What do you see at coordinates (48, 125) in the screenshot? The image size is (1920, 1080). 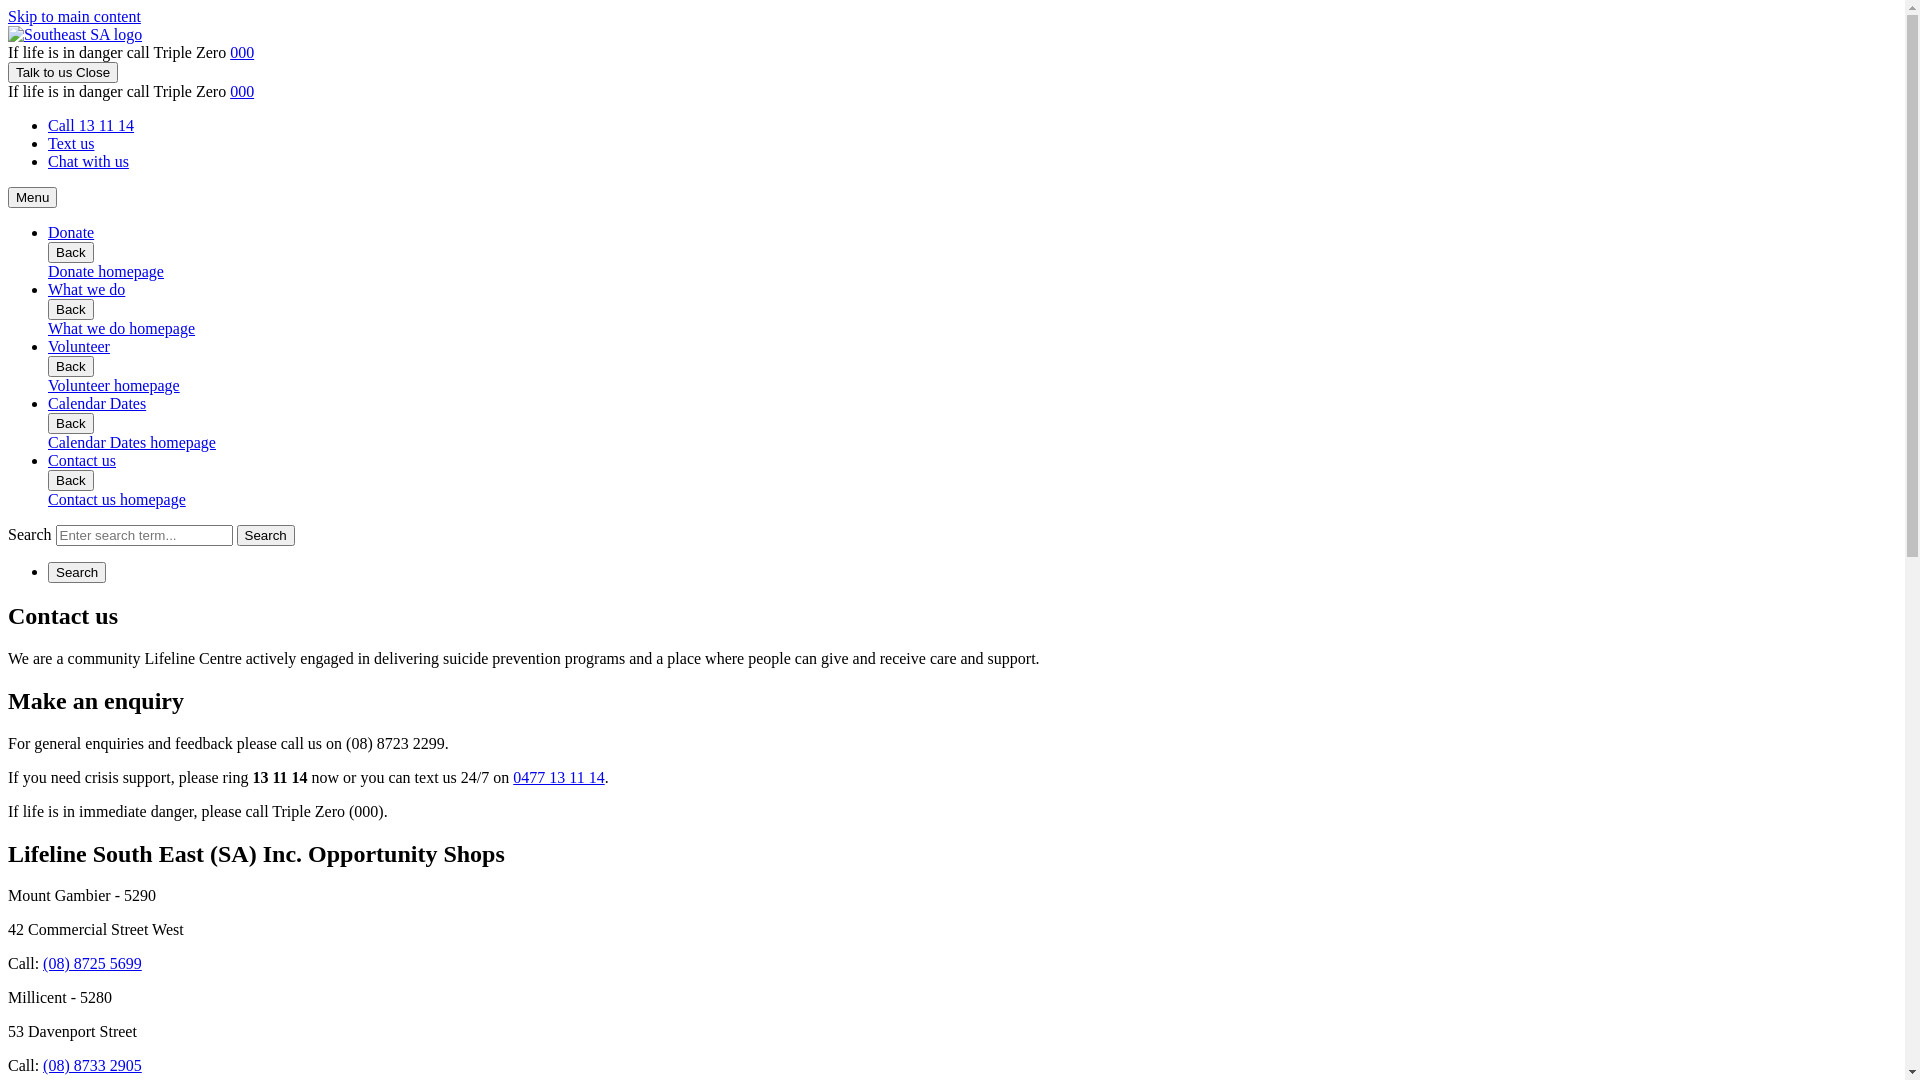 I see `'Call 13 11 14'` at bounding box center [48, 125].